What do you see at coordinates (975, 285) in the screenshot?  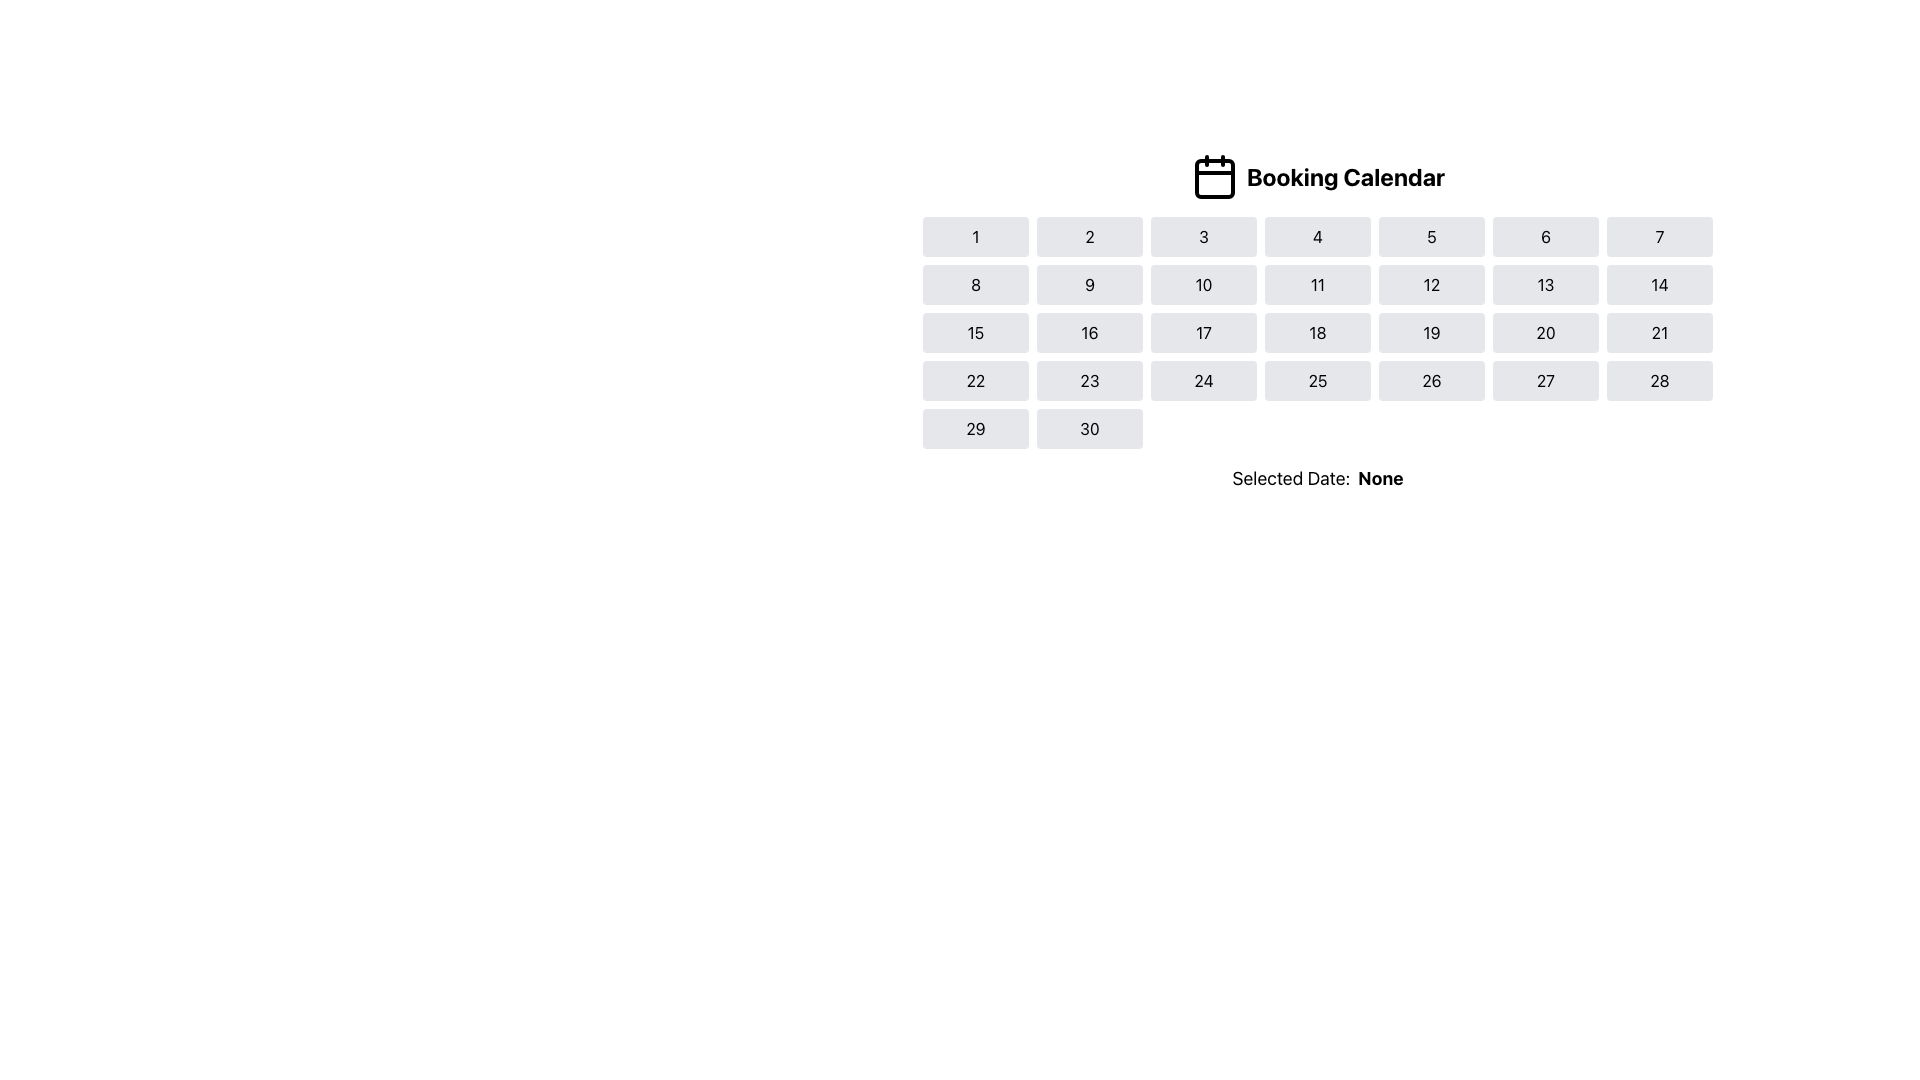 I see `the rectangular button with a light gray background and the number '8' centered in bold black font` at bounding box center [975, 285].